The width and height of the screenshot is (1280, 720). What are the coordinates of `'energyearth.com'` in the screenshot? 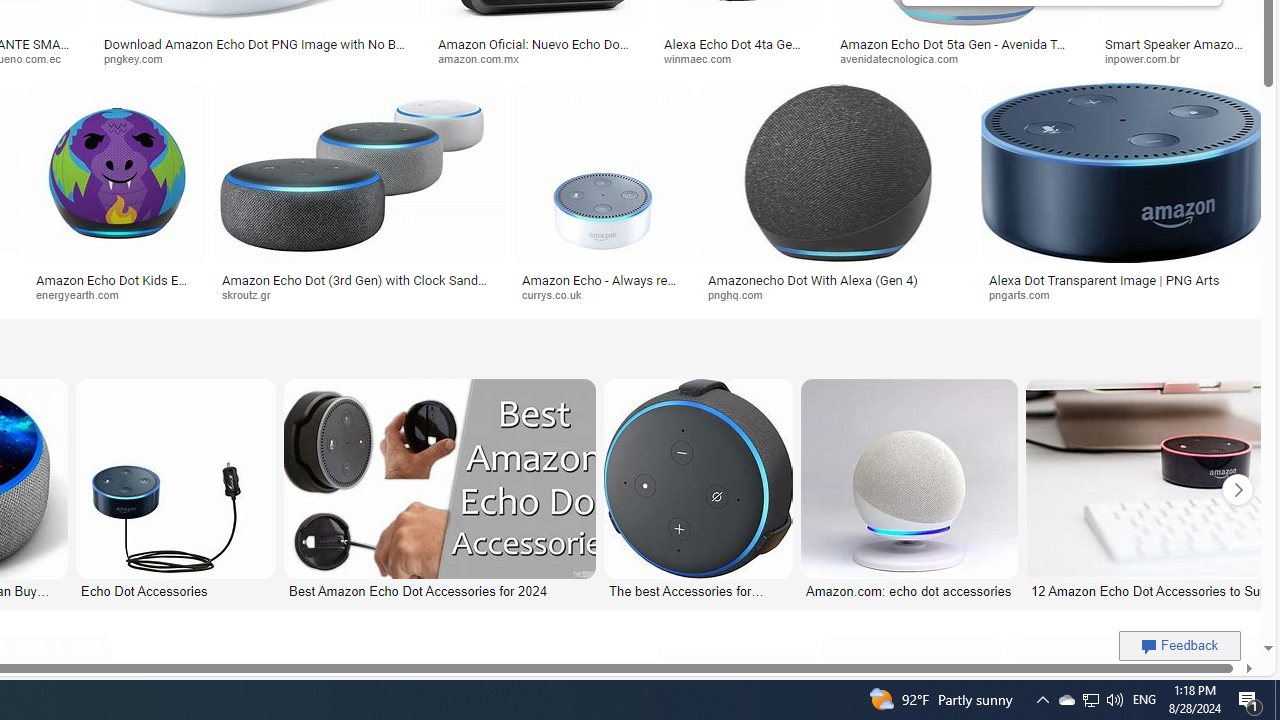 It's located at (83, 294).